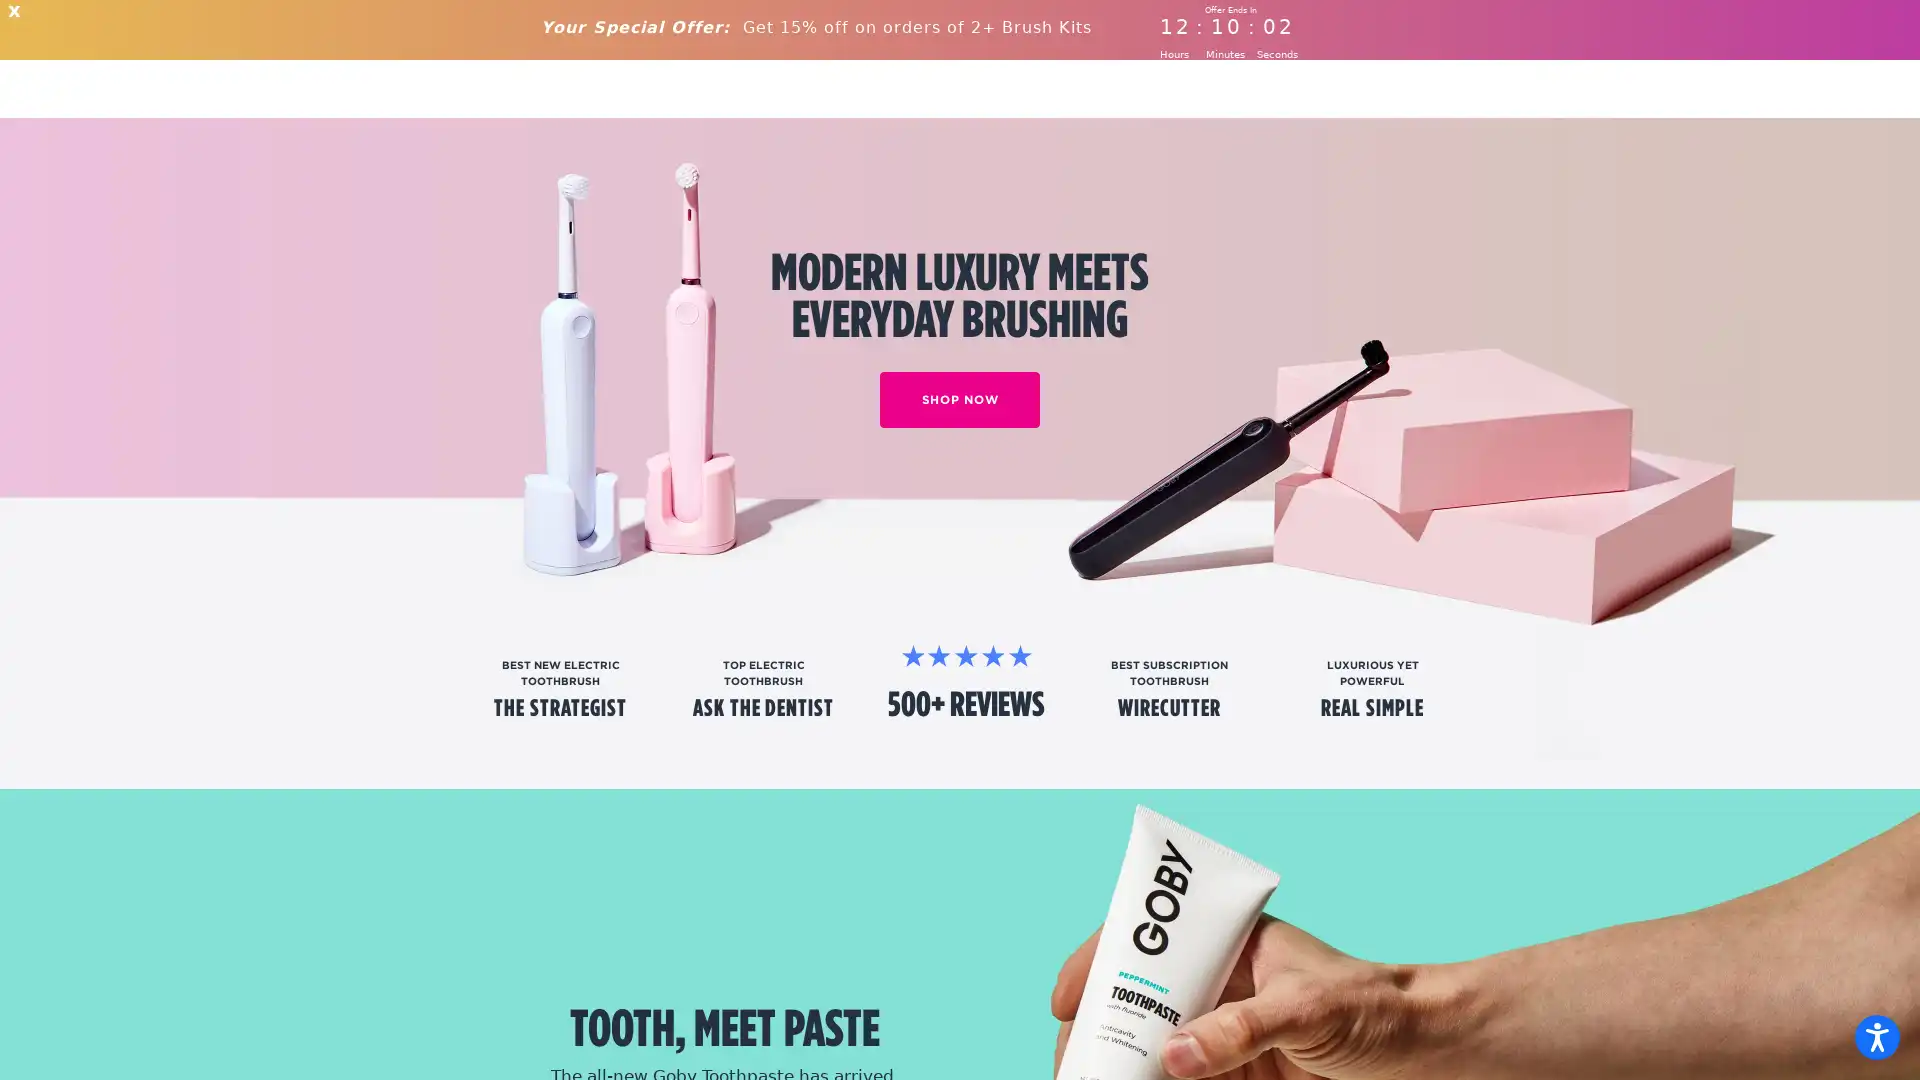 The width and height of the screenshot is (1920, 1080). What do you see at coordinates (1876, 1036) in the screenshot?
I see `Open accessibility options, statement and help` at bounding box center [1876, 1036].